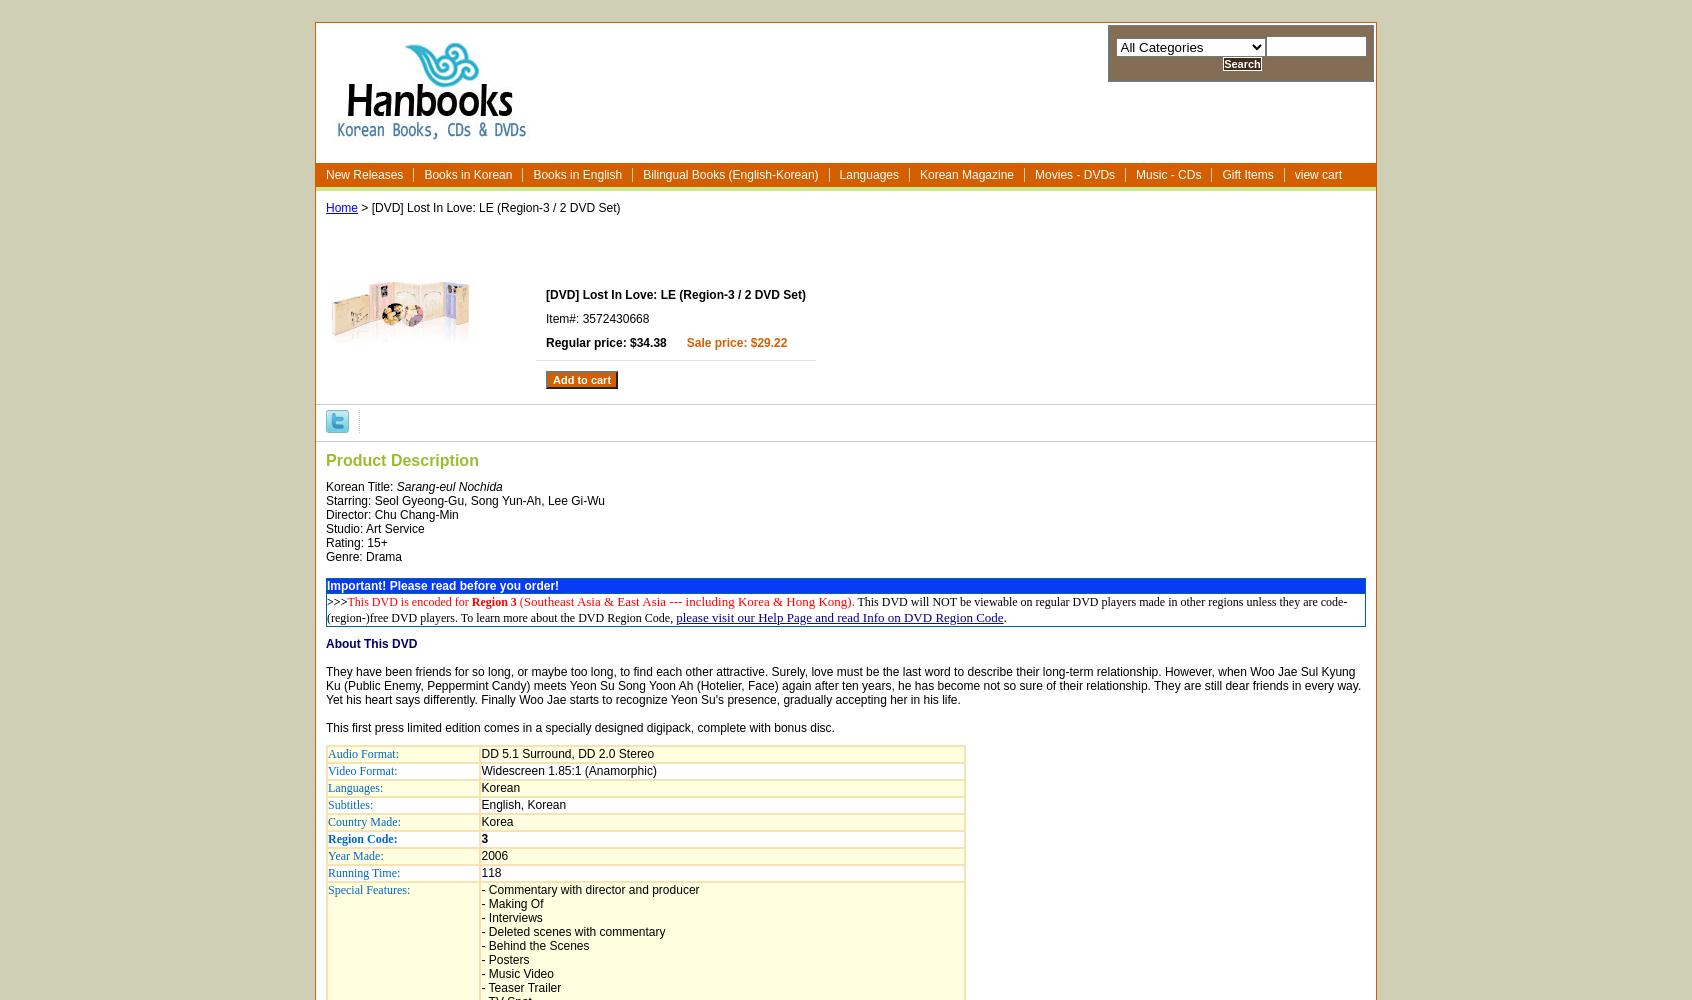 Image resolution: width=1692 pixels, height=1000 pixels. What do you see at coordinates (572, 932) in the screenshot?
I see `'- Deleted scenes with commentary'` at bounding box center [572, 932].